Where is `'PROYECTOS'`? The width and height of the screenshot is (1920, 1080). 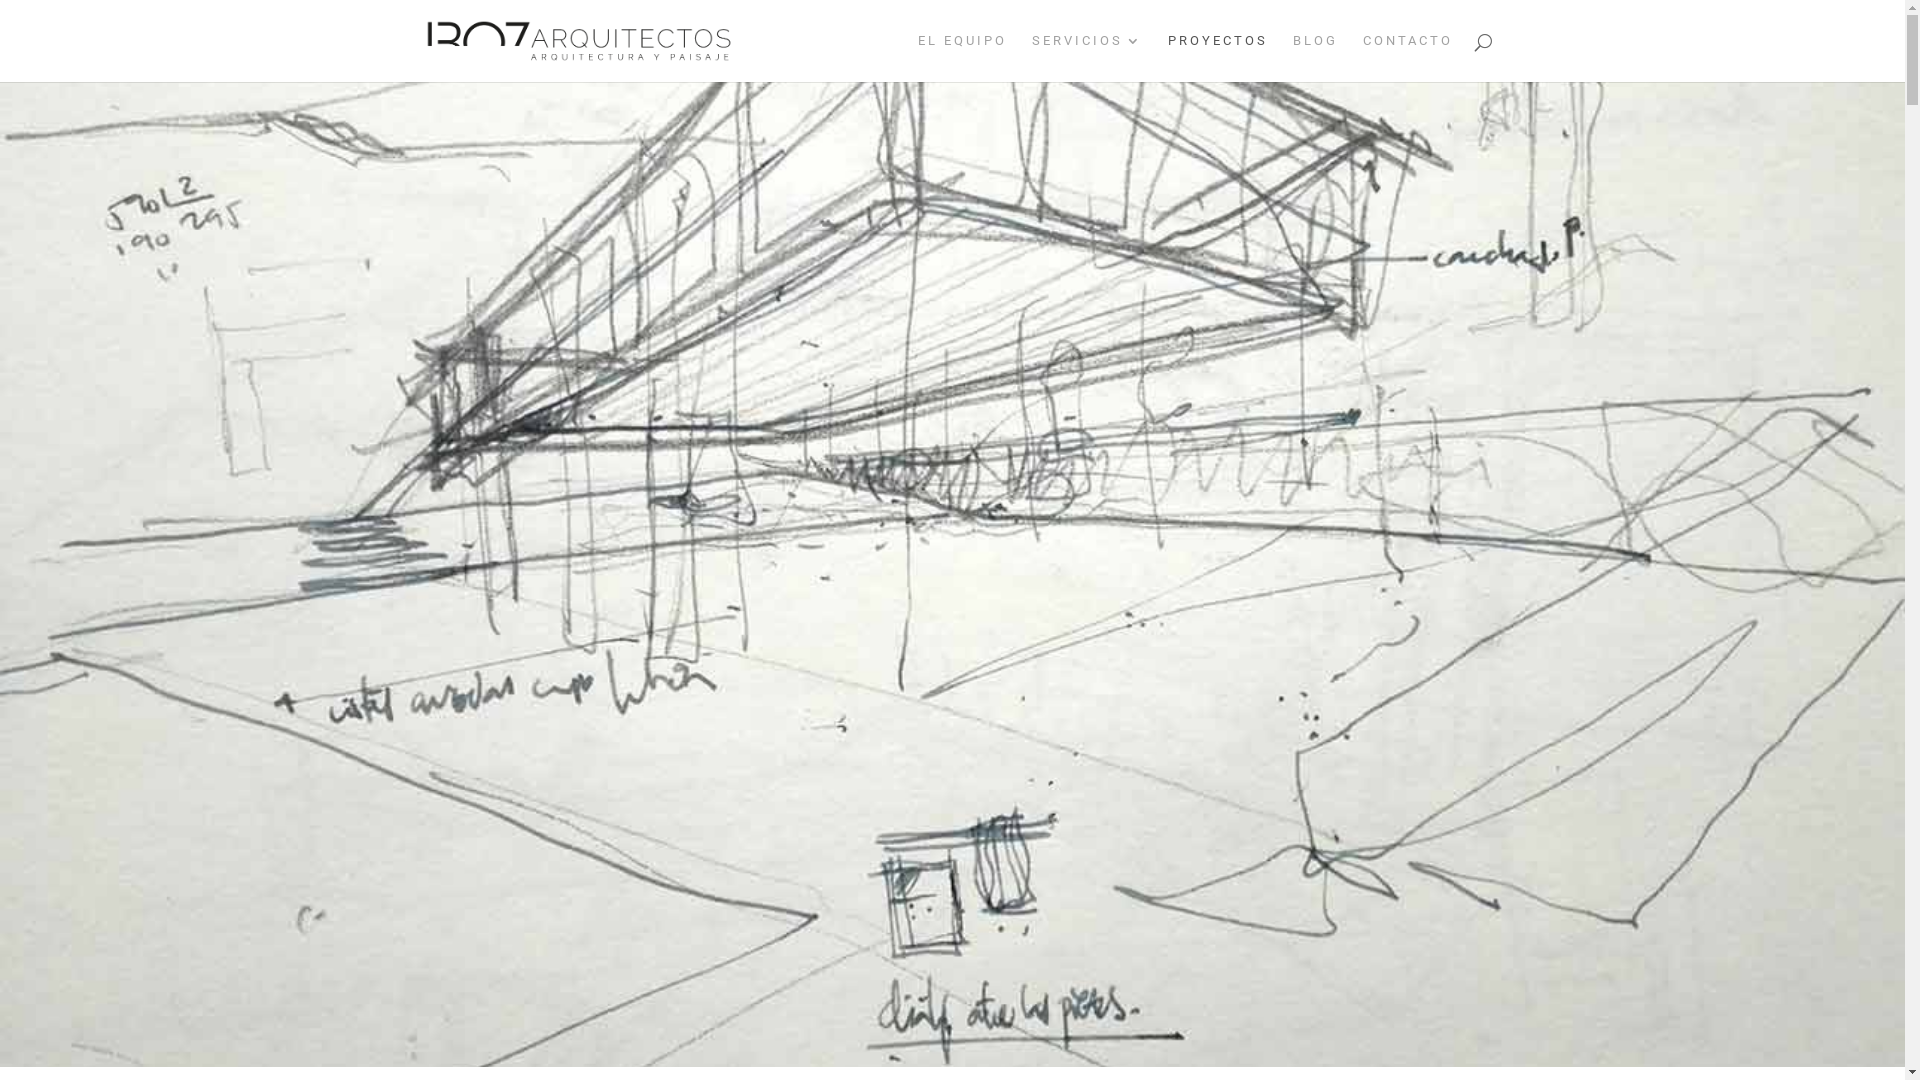 'PROYECTOS' is located at coordinates (1217, 56).